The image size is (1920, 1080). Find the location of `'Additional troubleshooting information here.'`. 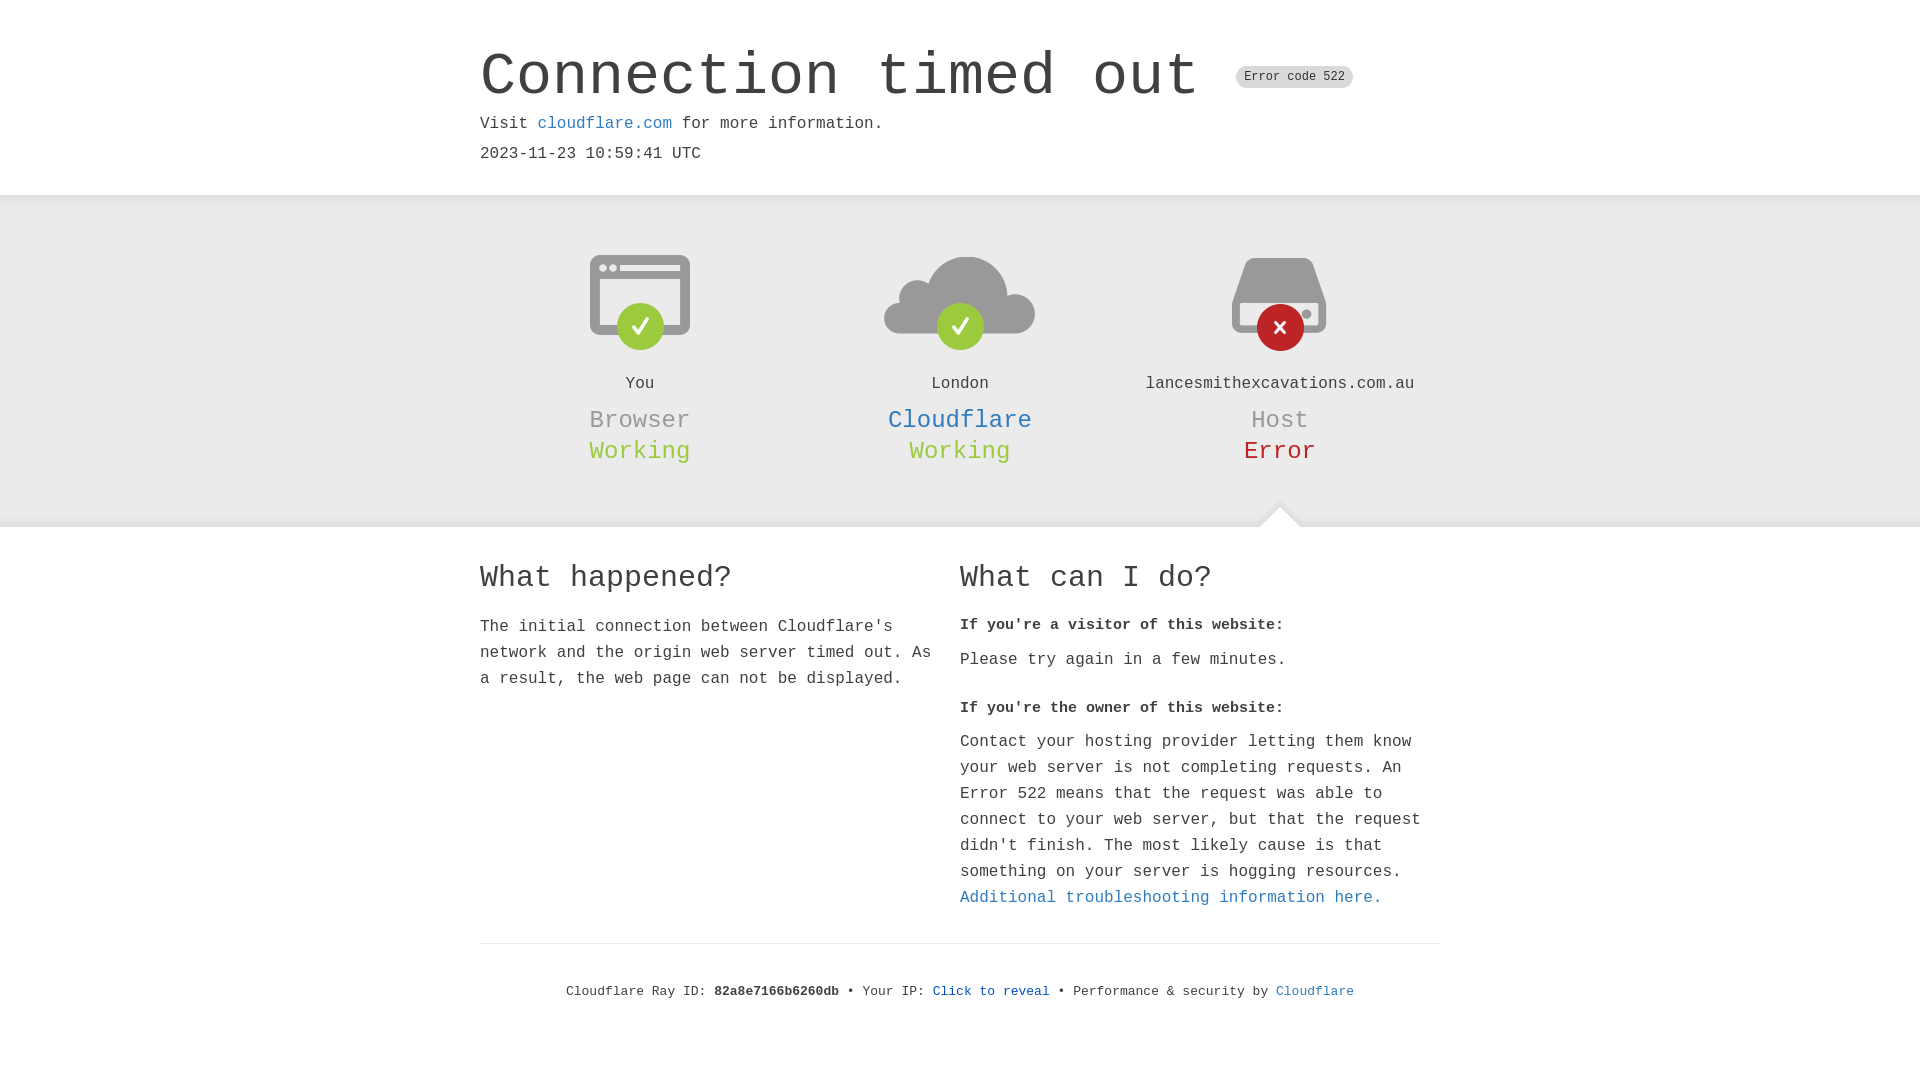

'Additional troubleshooting information here.' is located at coordinates (1171, 897).